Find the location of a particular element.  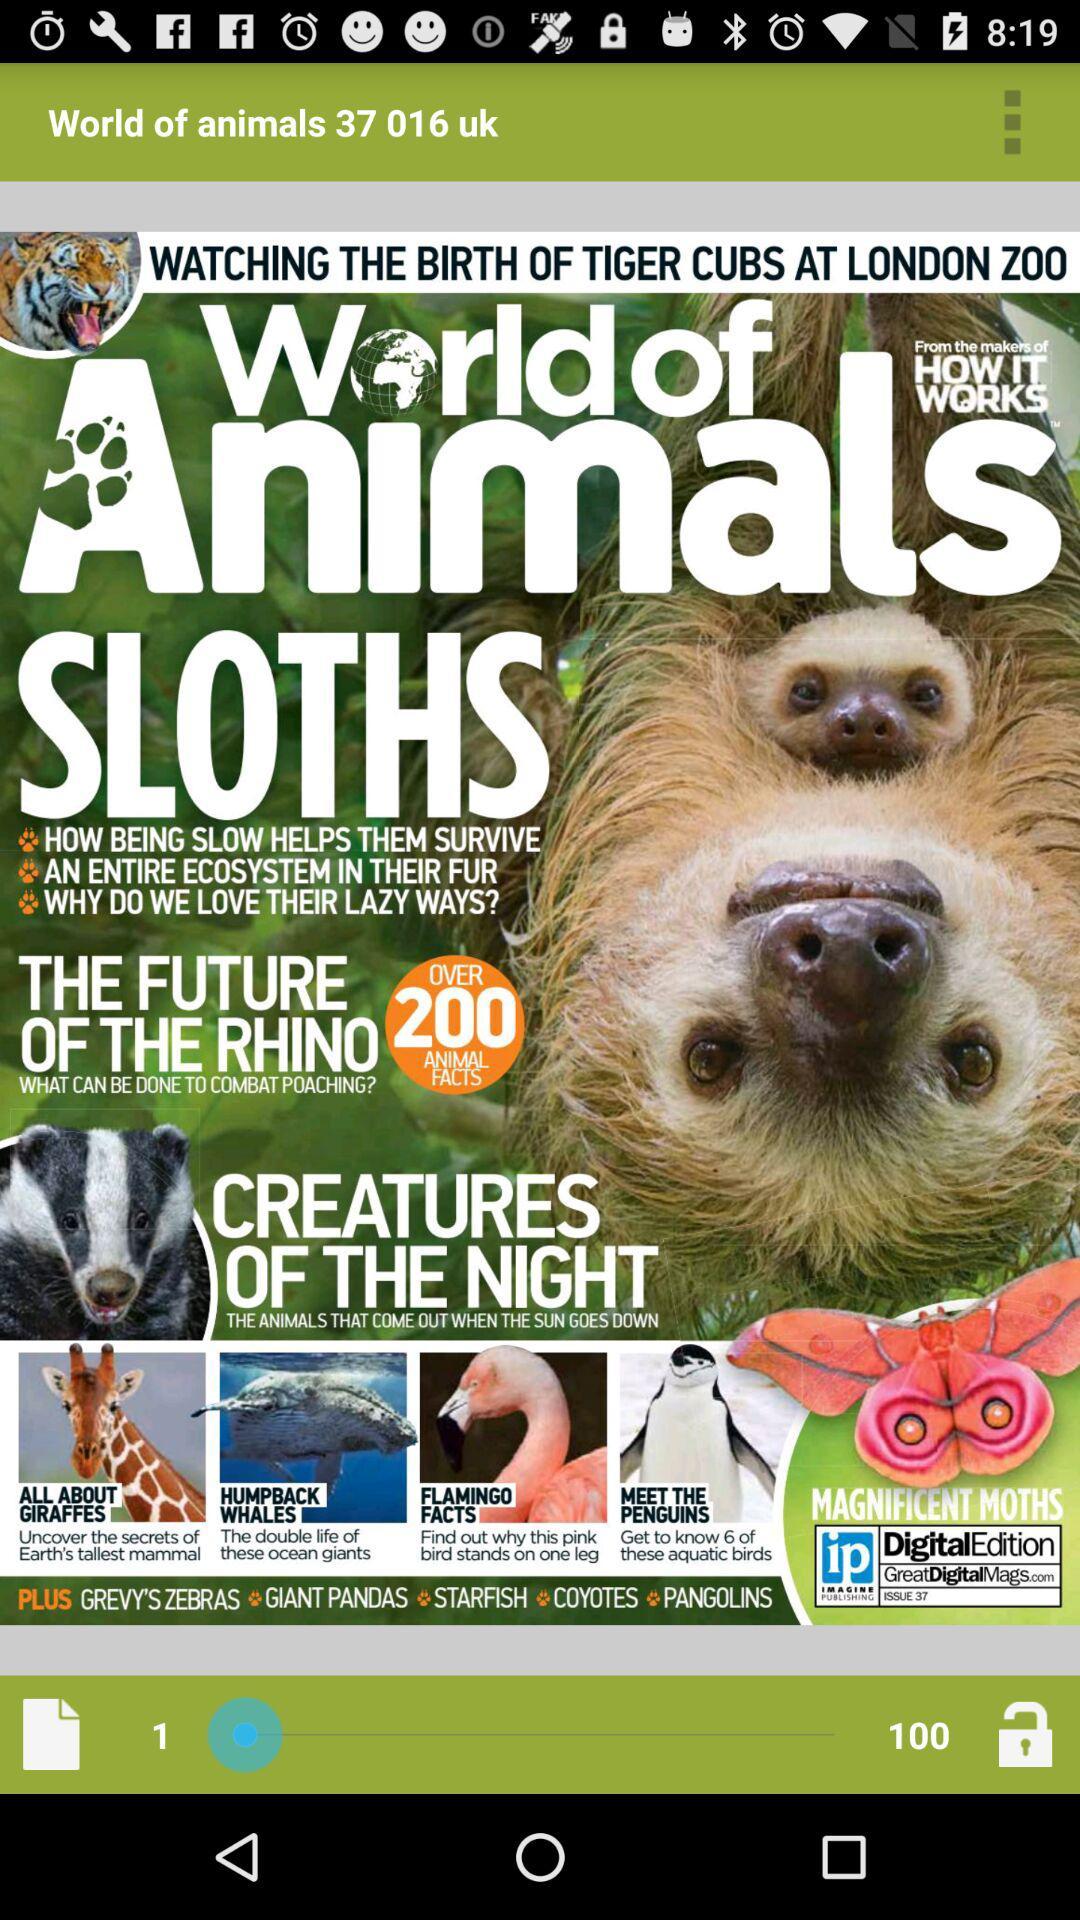

the item at the top right corner is located at coordinates (1012, 121).